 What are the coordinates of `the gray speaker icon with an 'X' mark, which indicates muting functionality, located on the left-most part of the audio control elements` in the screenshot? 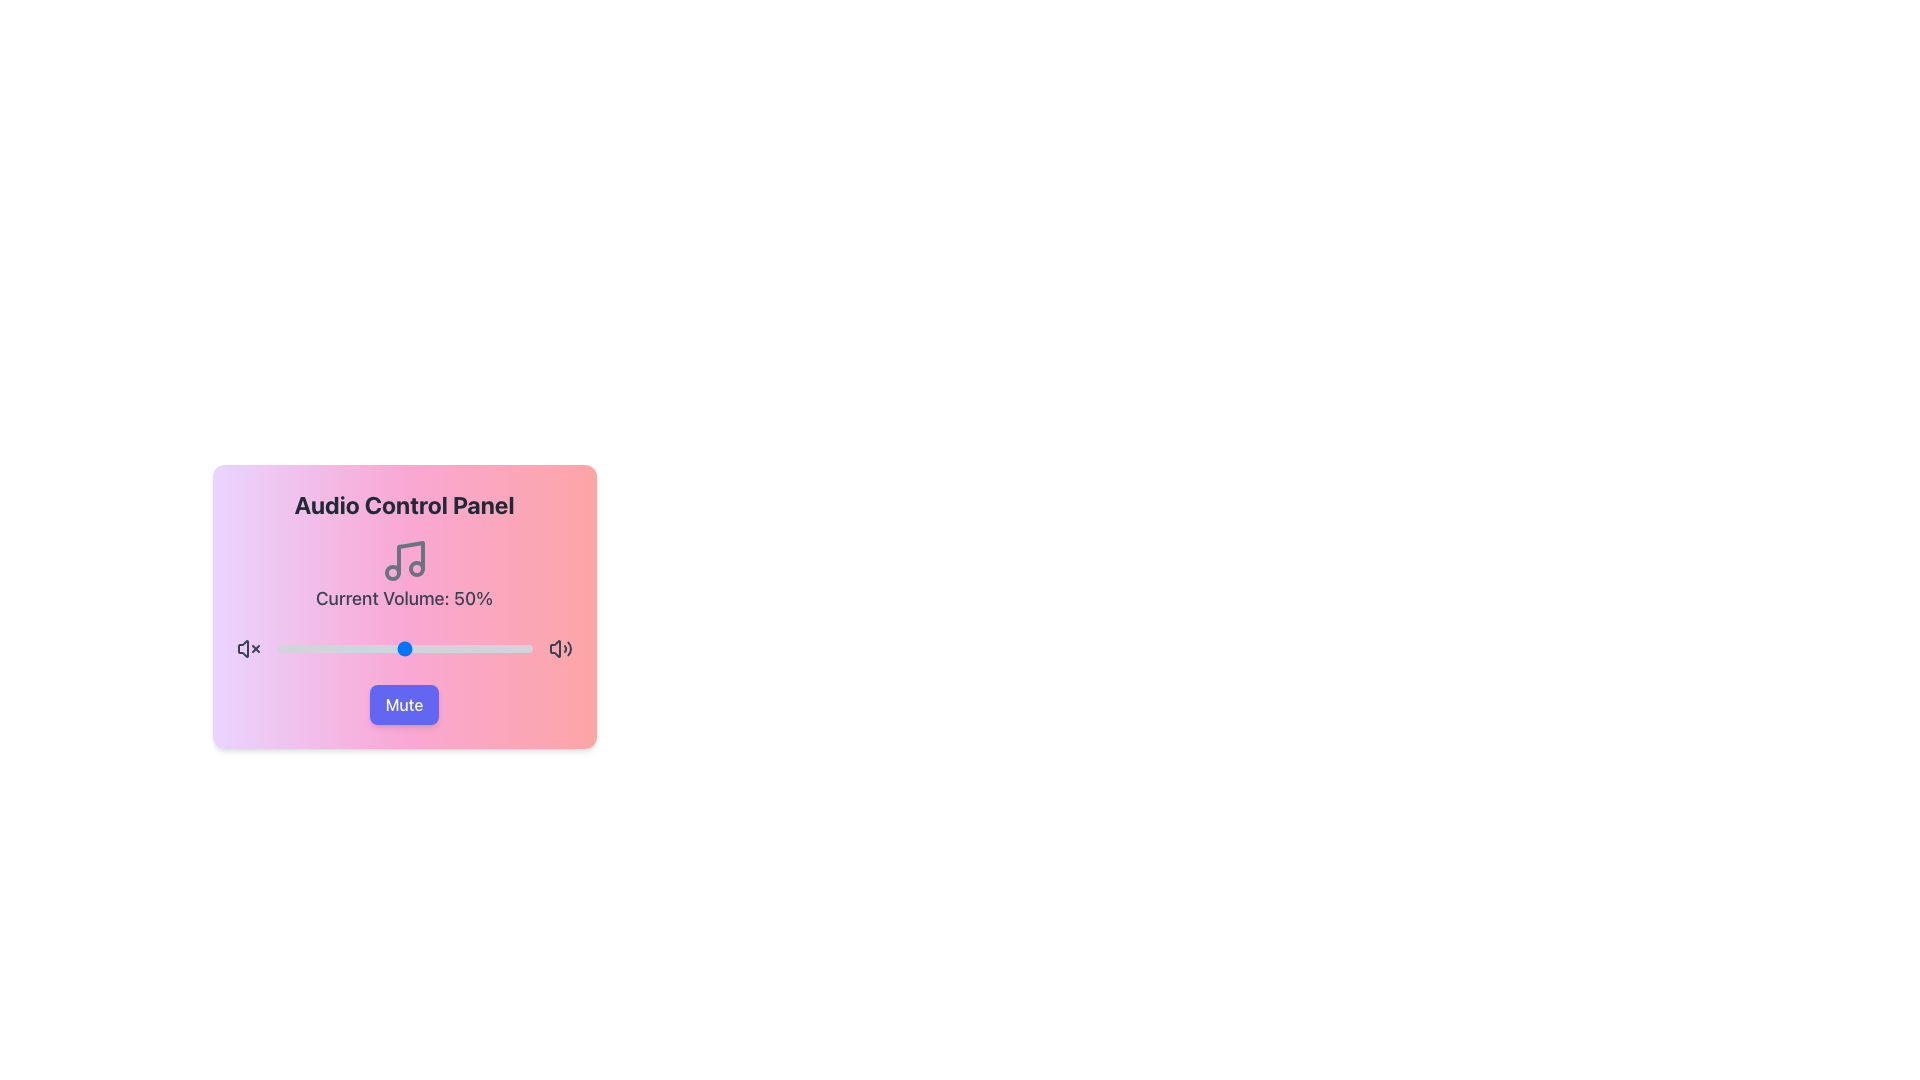 It's located at (247, 648).